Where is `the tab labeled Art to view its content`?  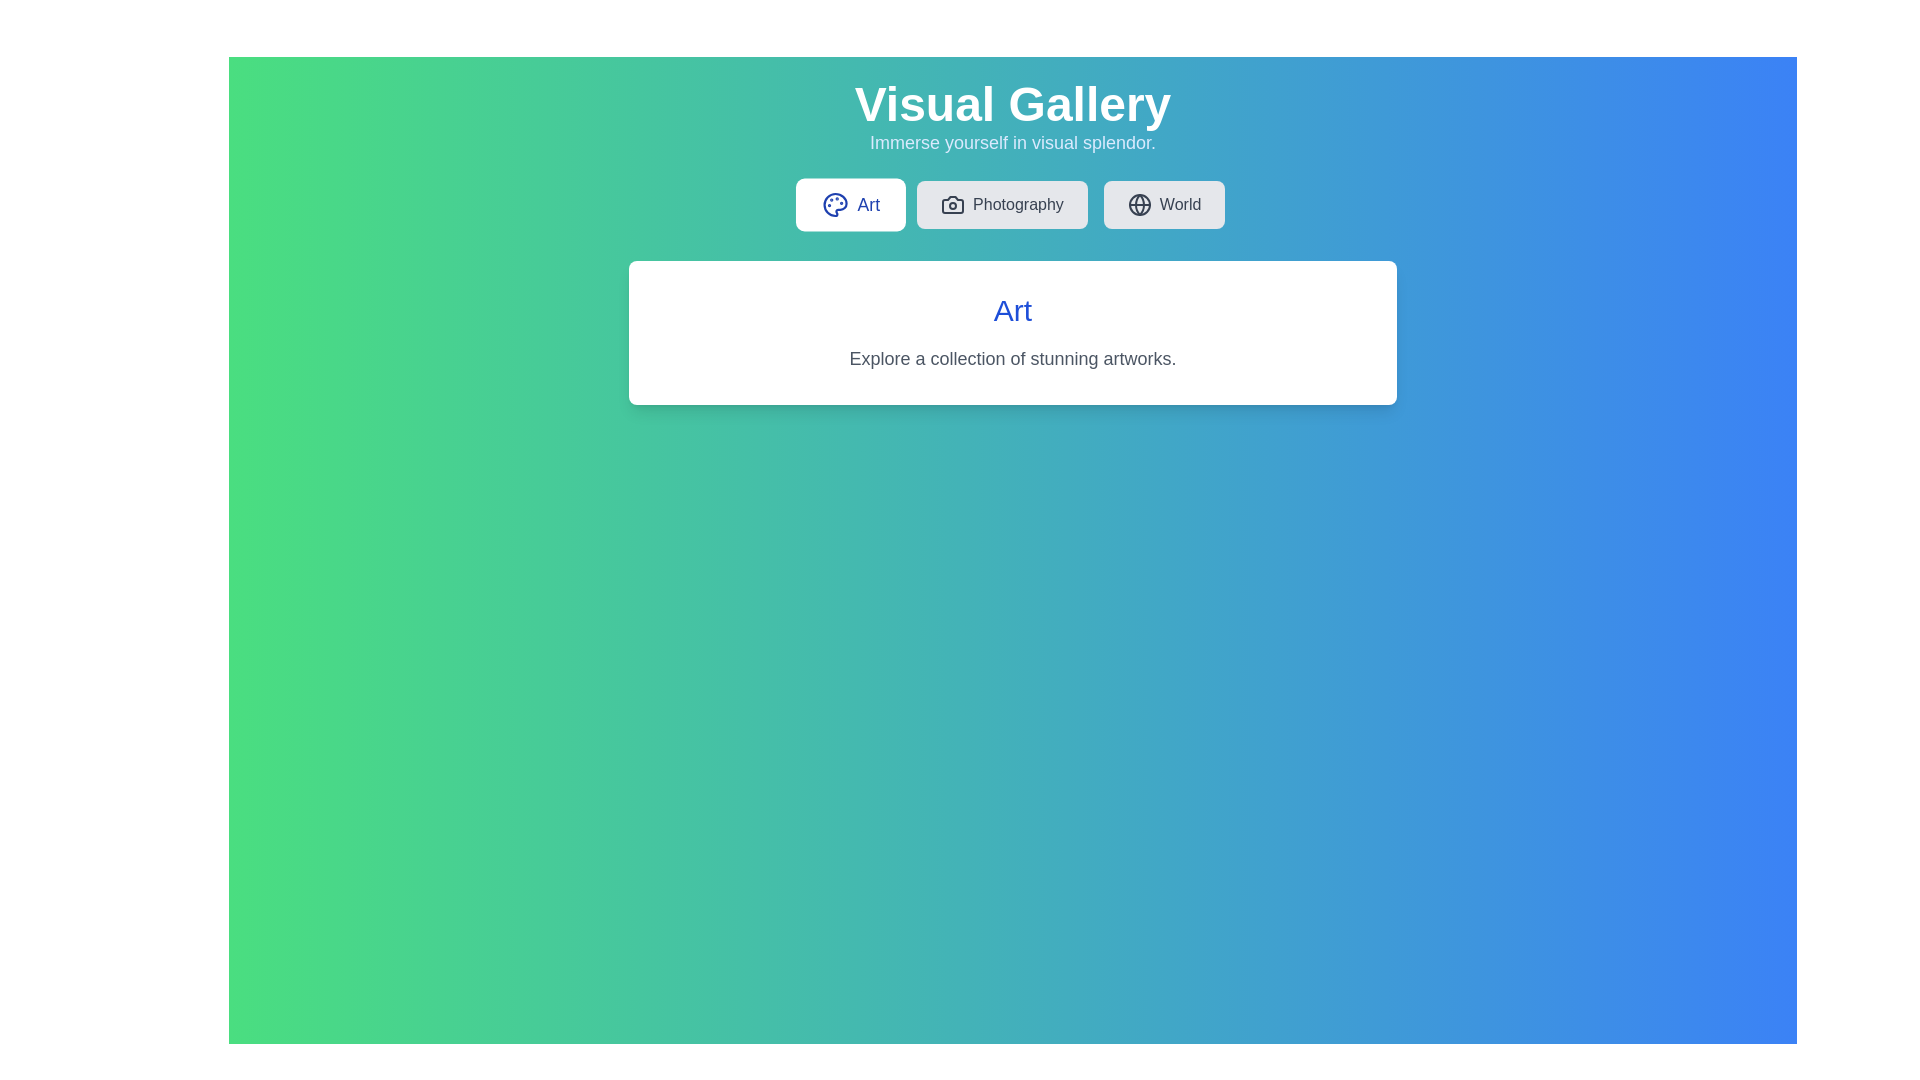 the tab labeled Art to view its content is located at coordinates (850, 204).